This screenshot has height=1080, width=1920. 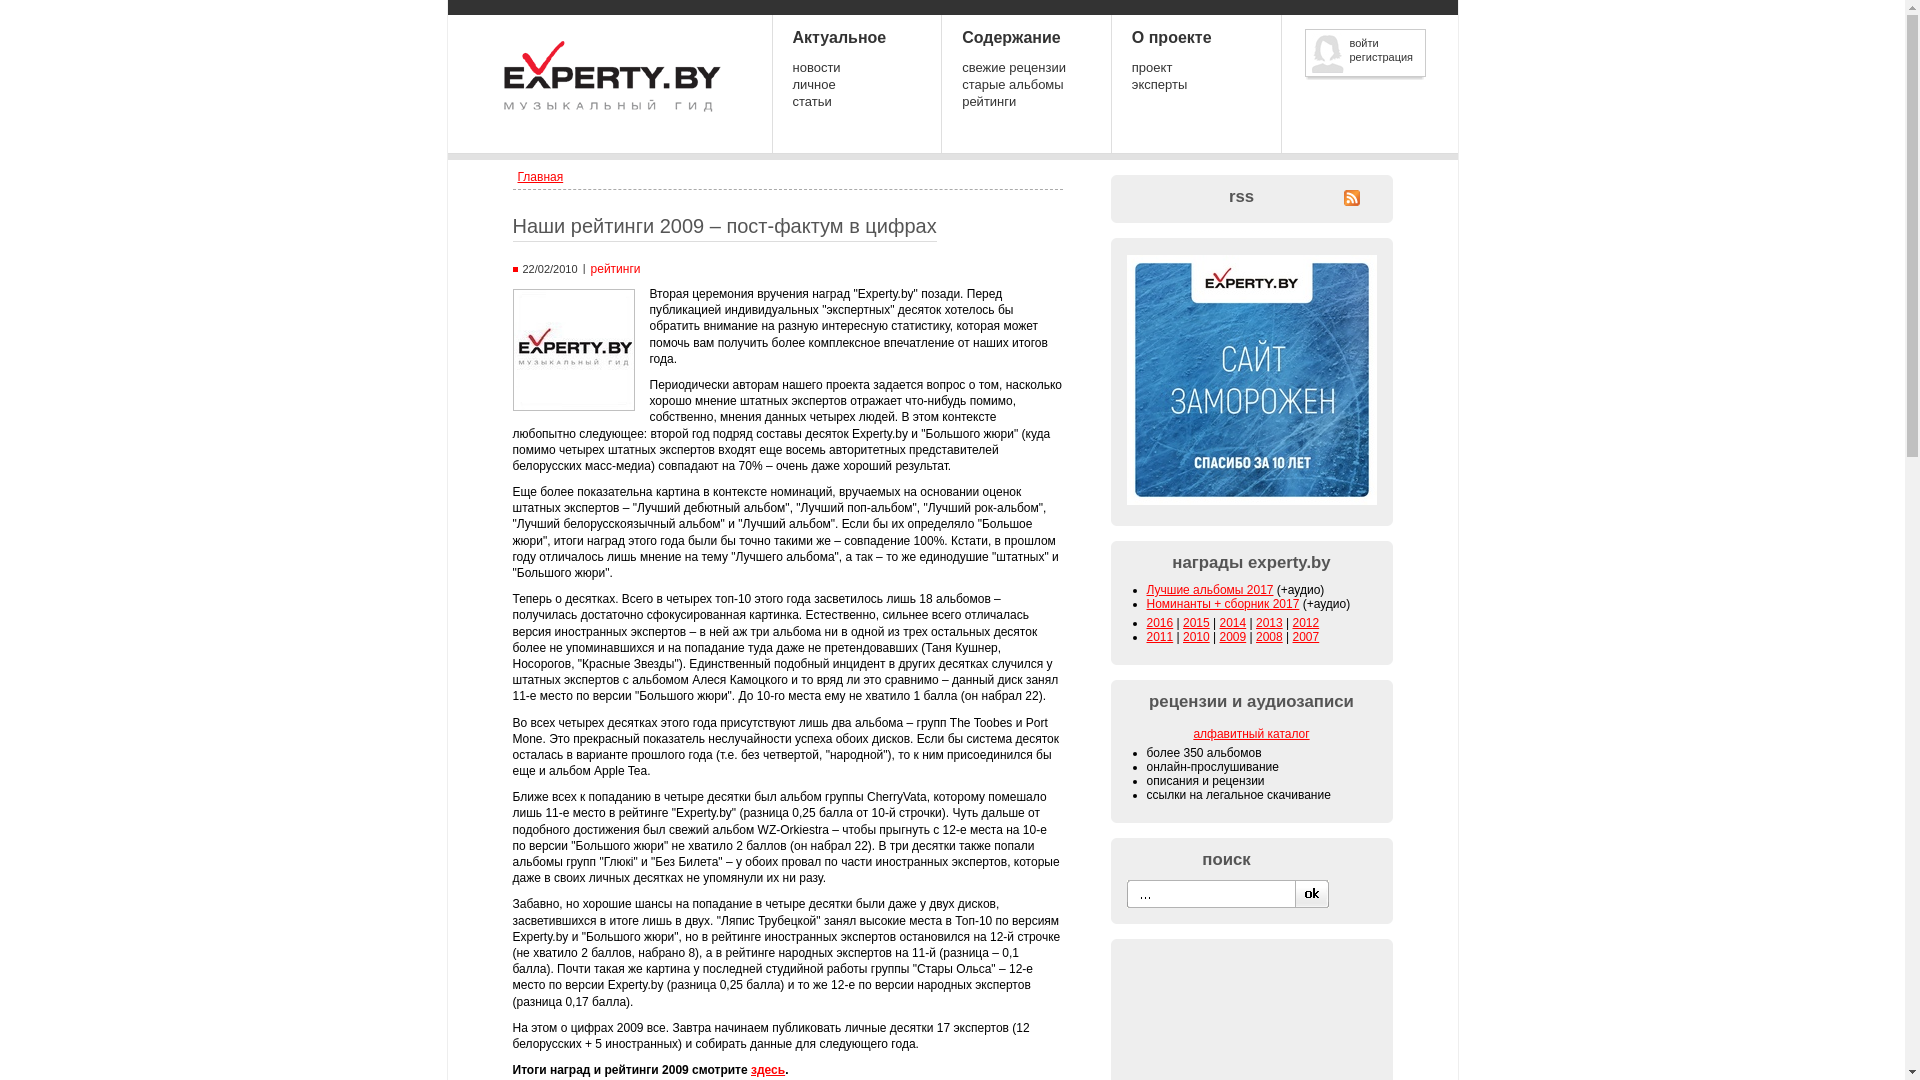 What do you see at coordinates (1305, 636) in the screenshot?
I see `'2007'` at bounding box center [1305, 636].